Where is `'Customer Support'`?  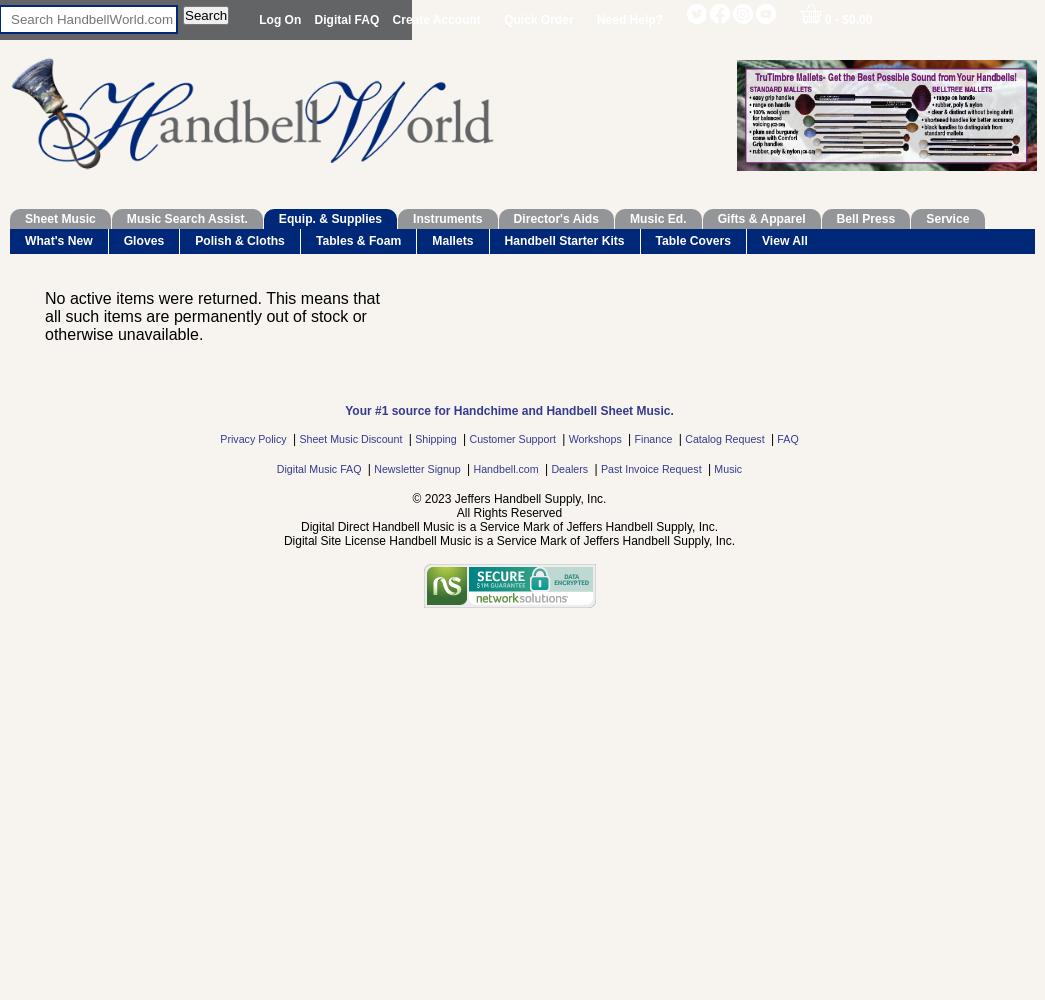
'Customer Support' is located at coordinates (512, 438).